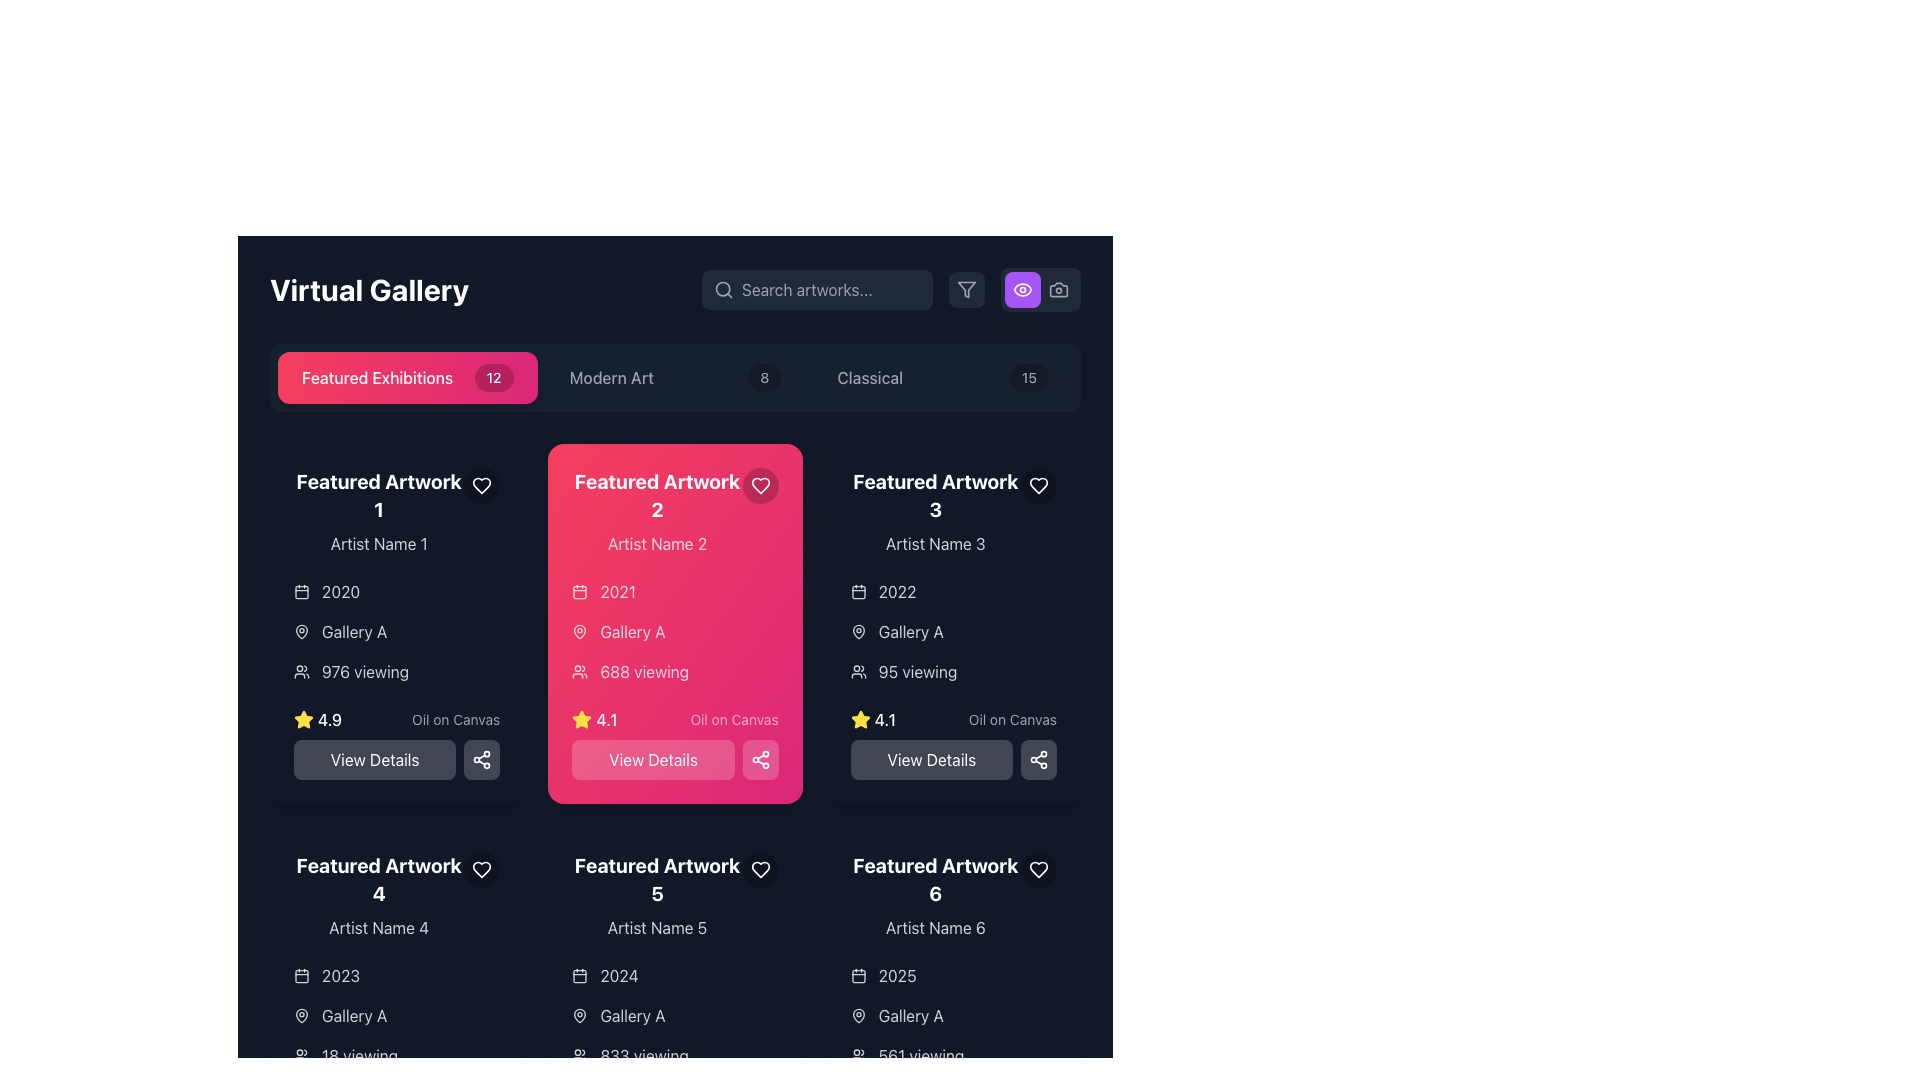 The image size is (1920, 1080). What do you see at coordinates (722, 289) in the screenshot?
I see `the circular outline within the magnifying glass icon located near the top-right corner of the interface, adjacent to the 'Search artworks...' input field` at bounding box center [722, 289].